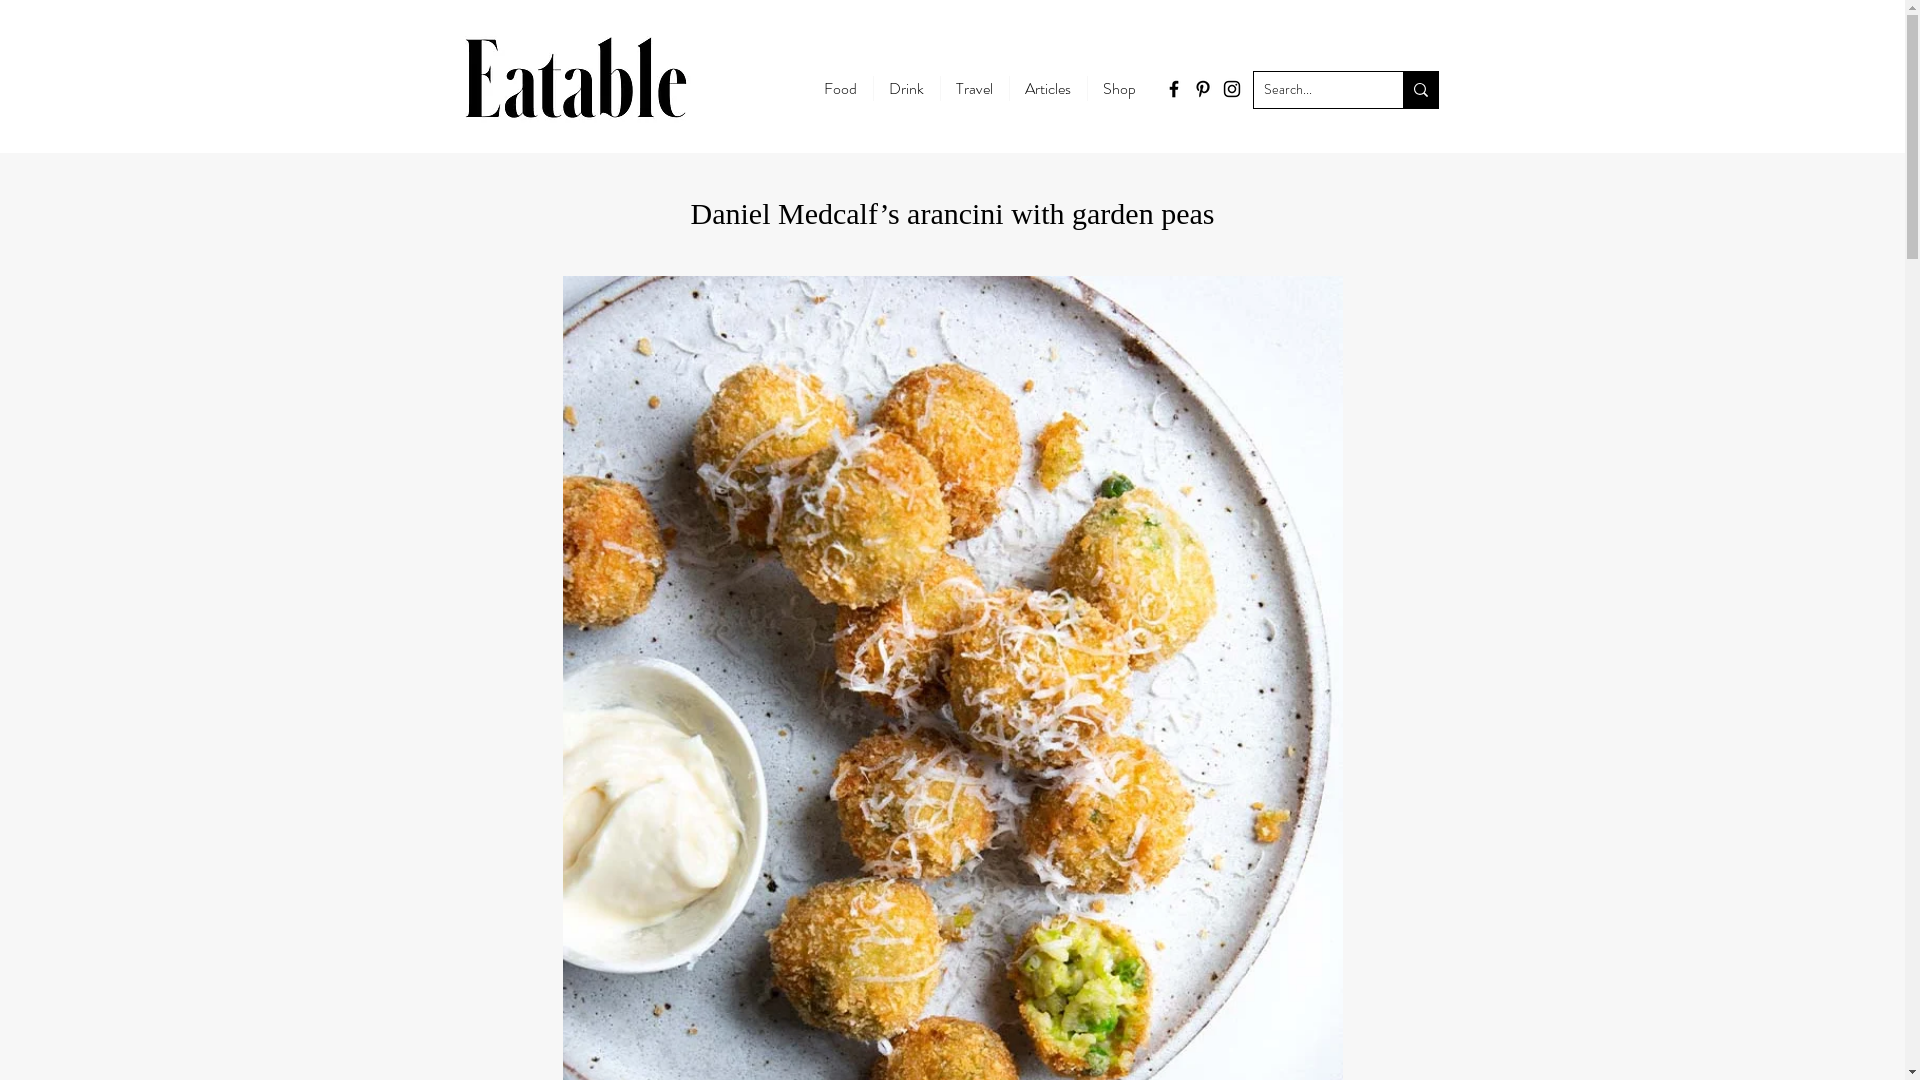  What do you see at coordinates (1045, 87) in the screenshot?
I see `'Articles'` at bounding box center [1045, 87].